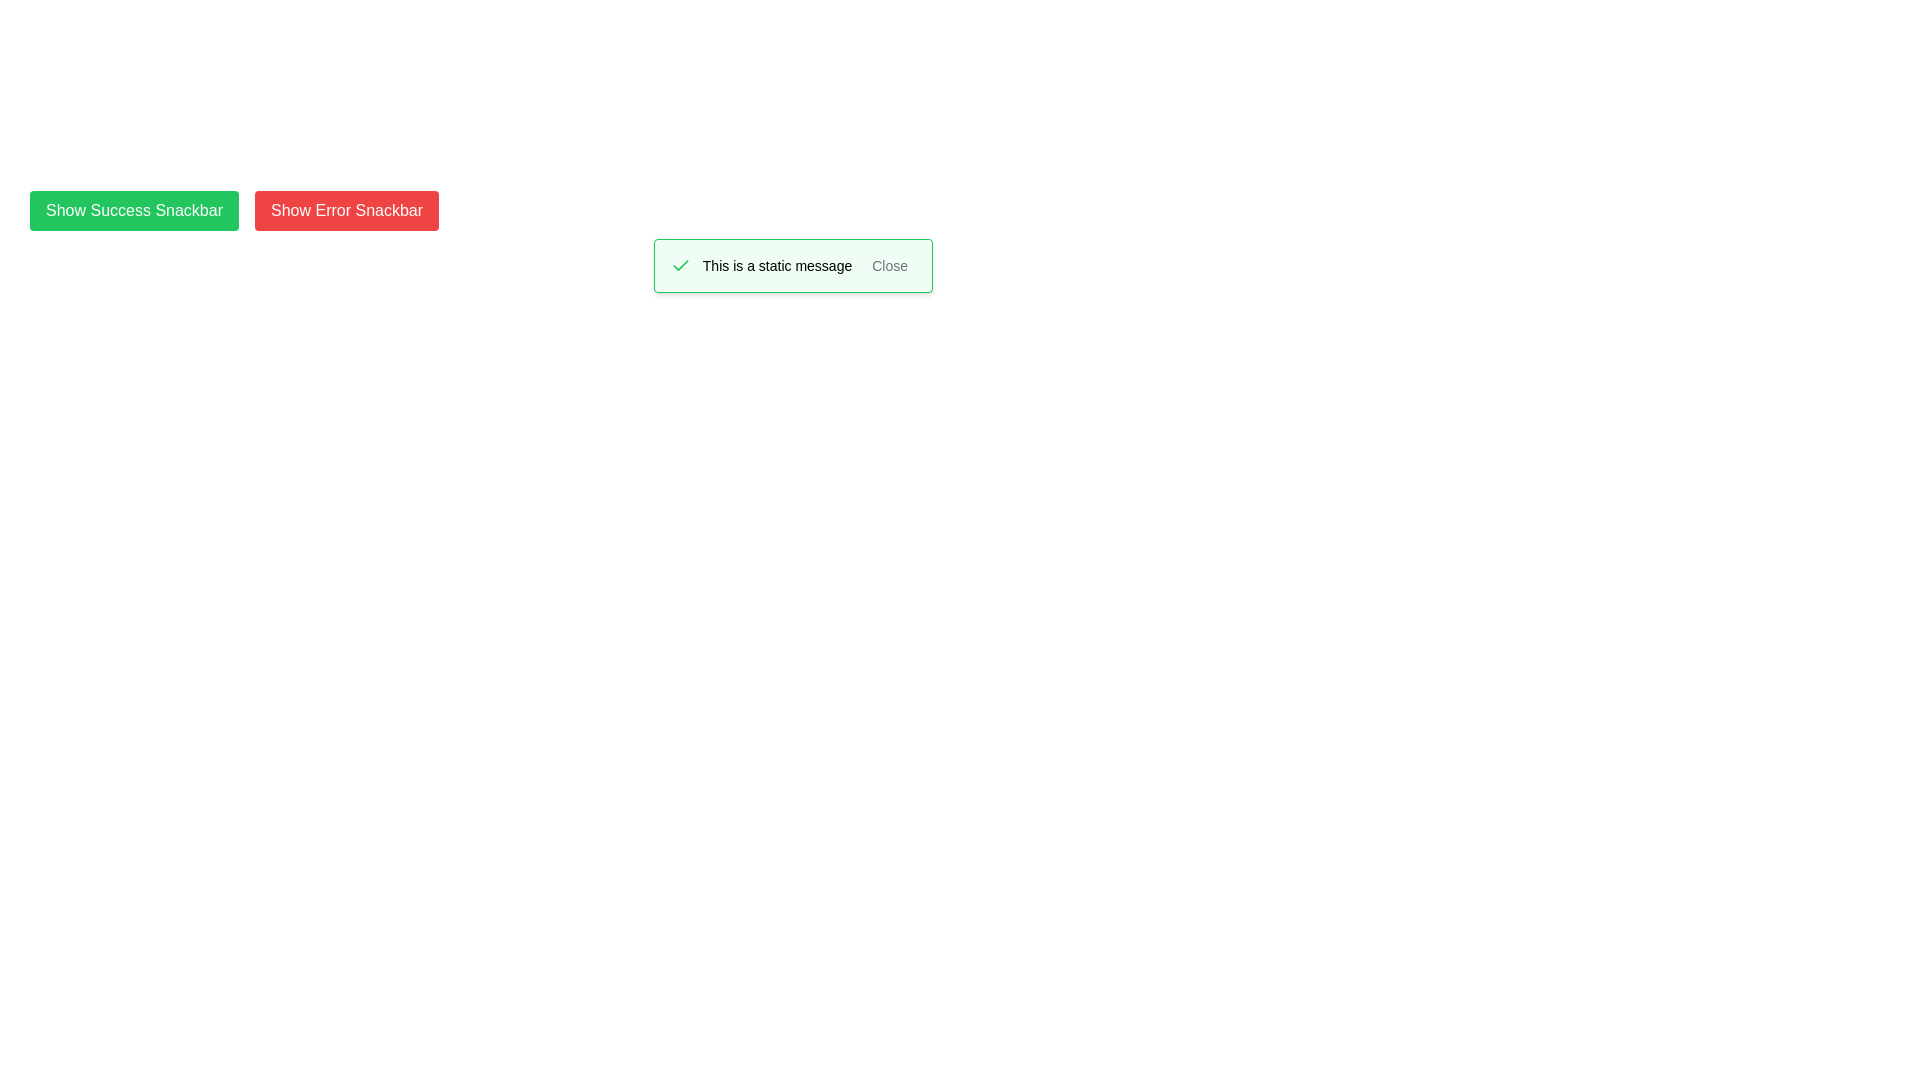 The image size is (1920, 1080). What do you see at coordinates (346, 211) in the screenshot?
I see `the red button labeled 'Show Error Snackbar'` at bounding box center [346, 211].